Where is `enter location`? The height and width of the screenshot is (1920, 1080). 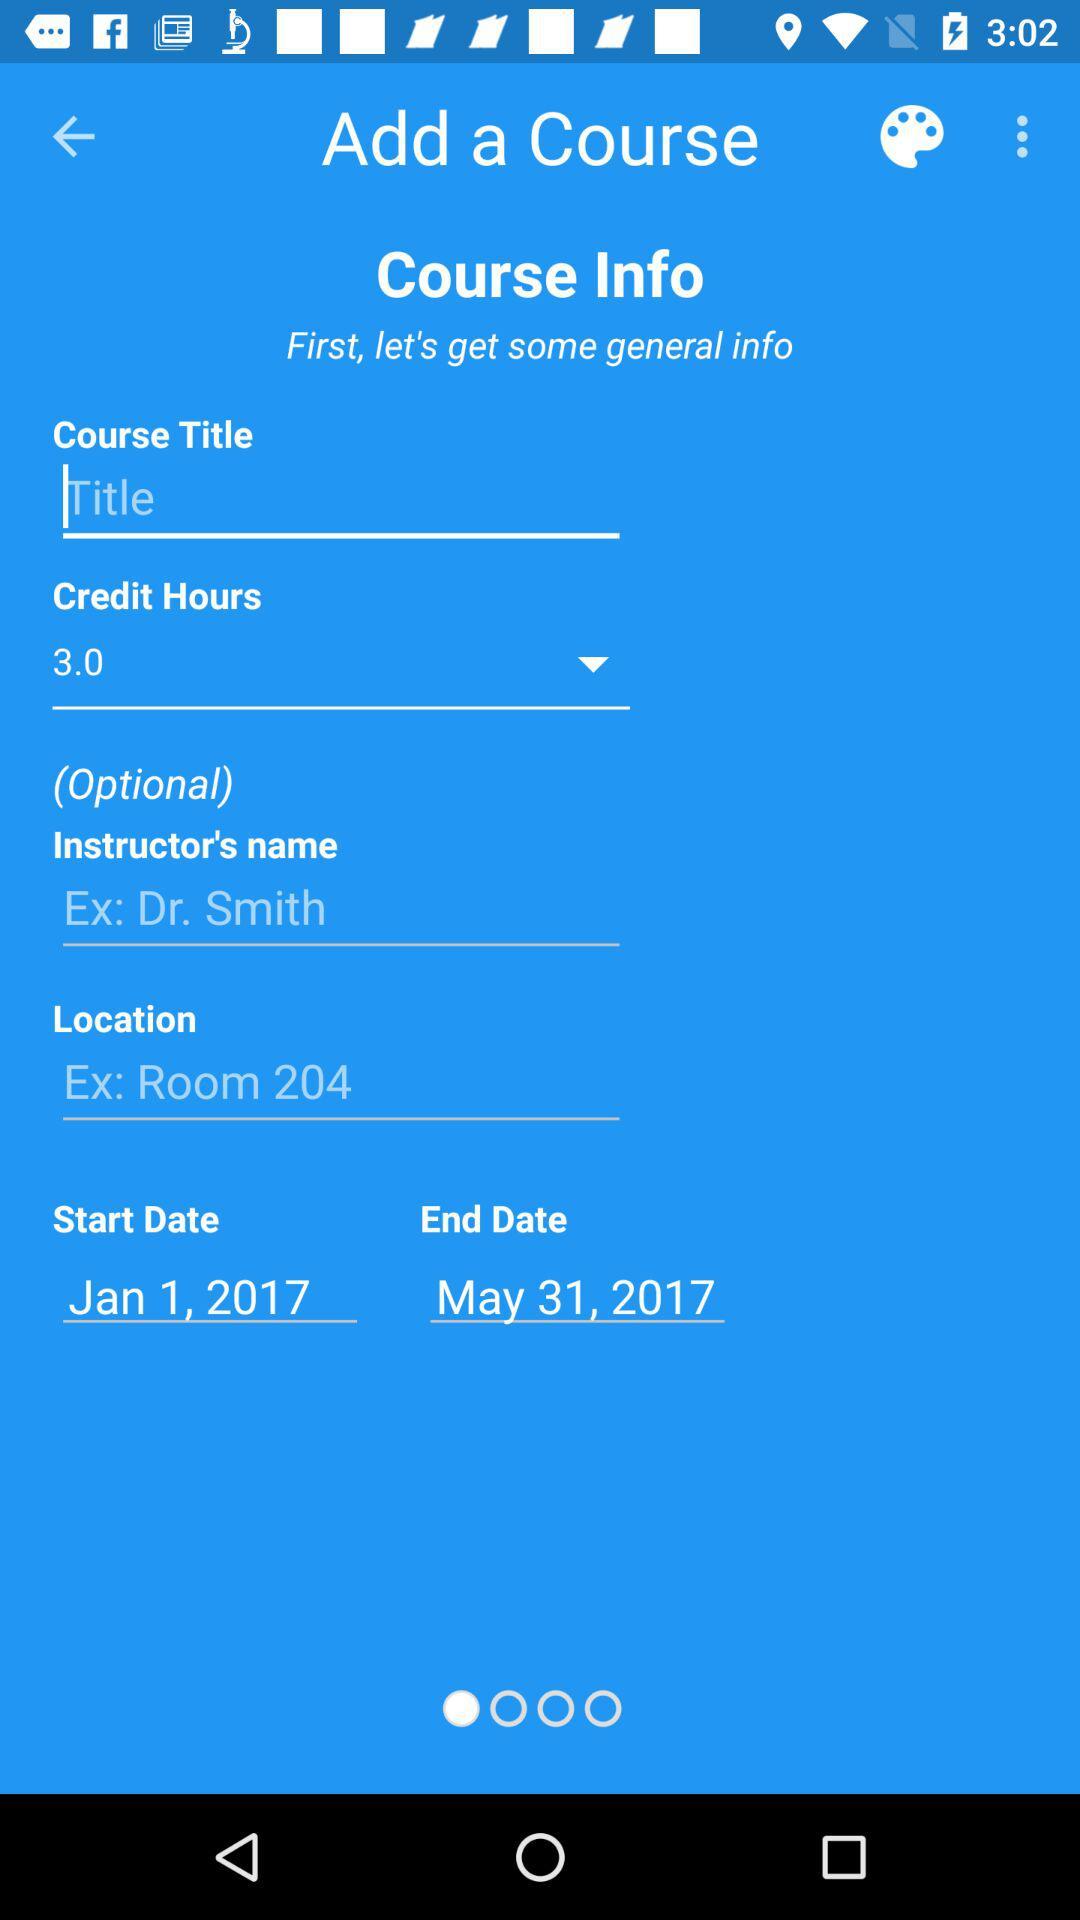 enter location is located at coordinates (340, 1080).